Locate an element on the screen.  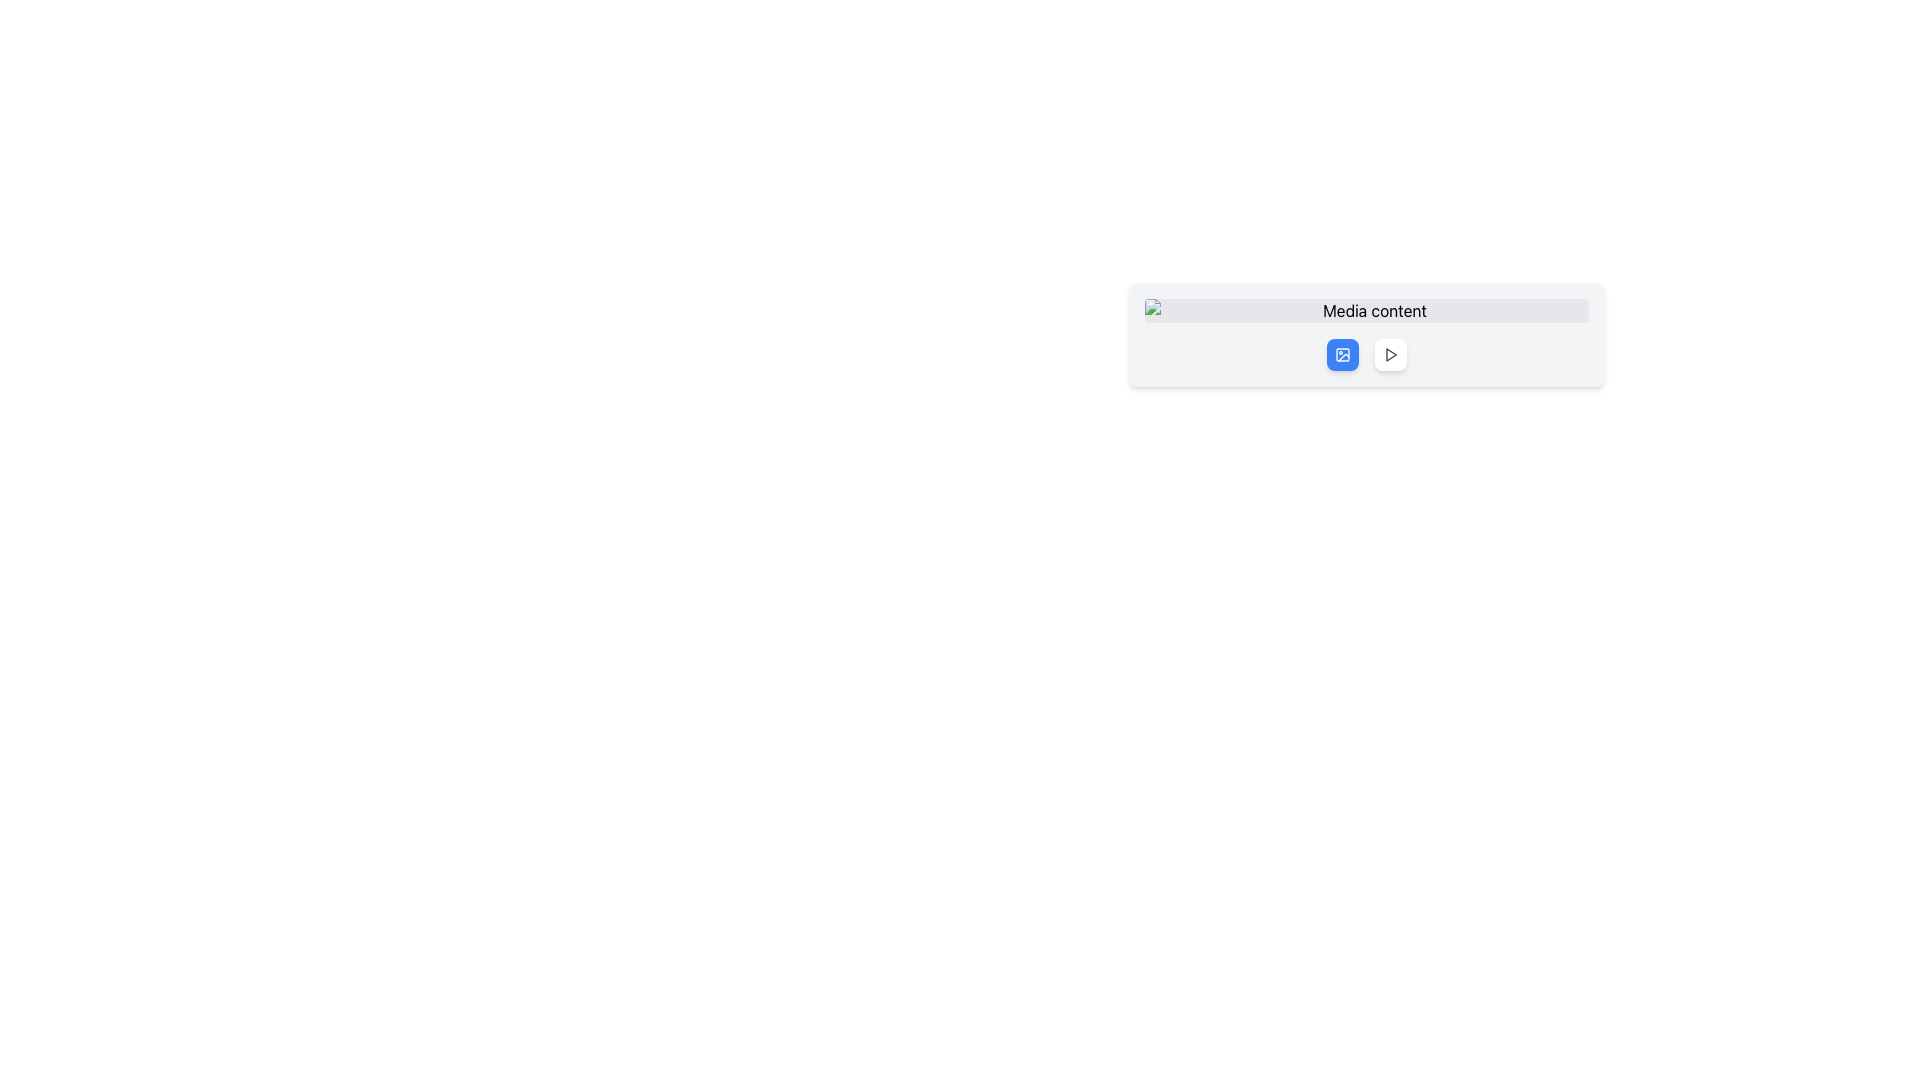
the blue circular button with a framed image icon, which is the first in the horizontal layout of buttons is located at coordinates (1343, 353).